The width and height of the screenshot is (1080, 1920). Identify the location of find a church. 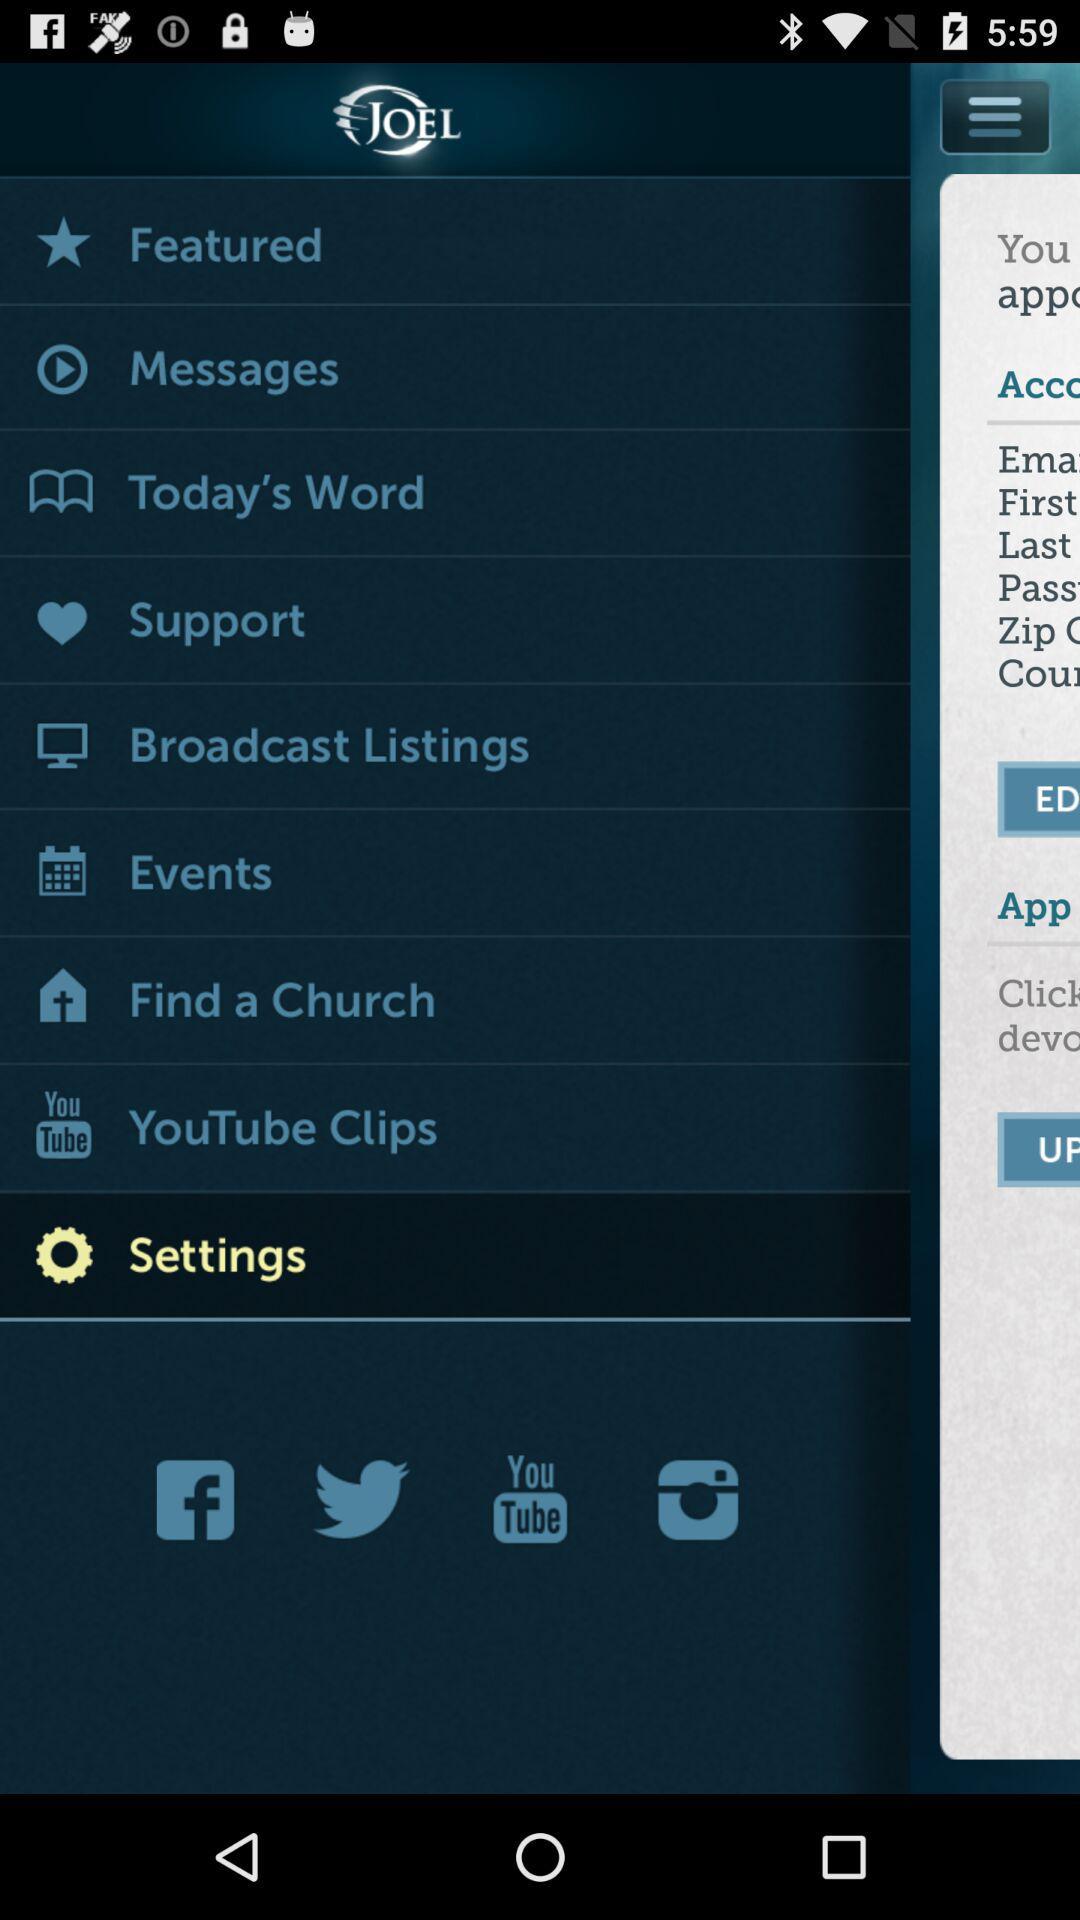
(455, 1002).